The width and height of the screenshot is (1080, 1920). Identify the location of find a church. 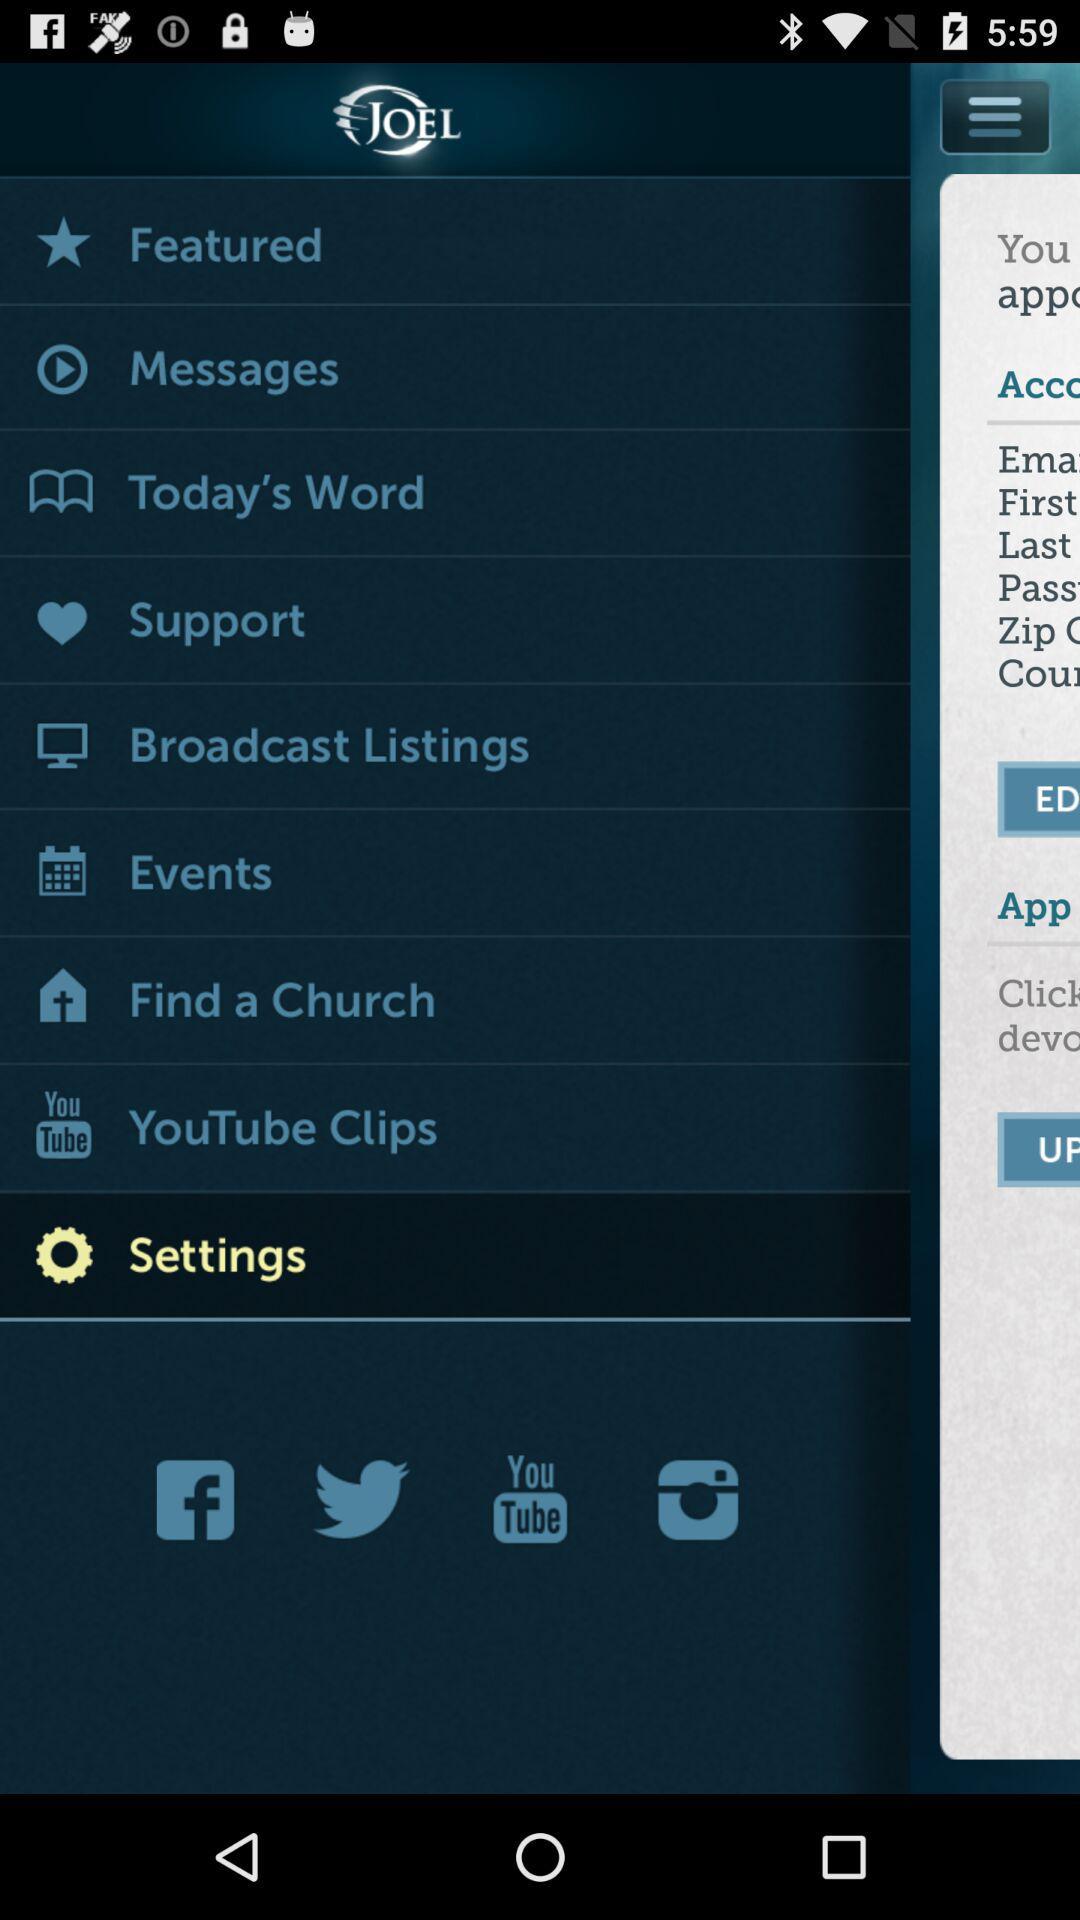
(455, 1002).